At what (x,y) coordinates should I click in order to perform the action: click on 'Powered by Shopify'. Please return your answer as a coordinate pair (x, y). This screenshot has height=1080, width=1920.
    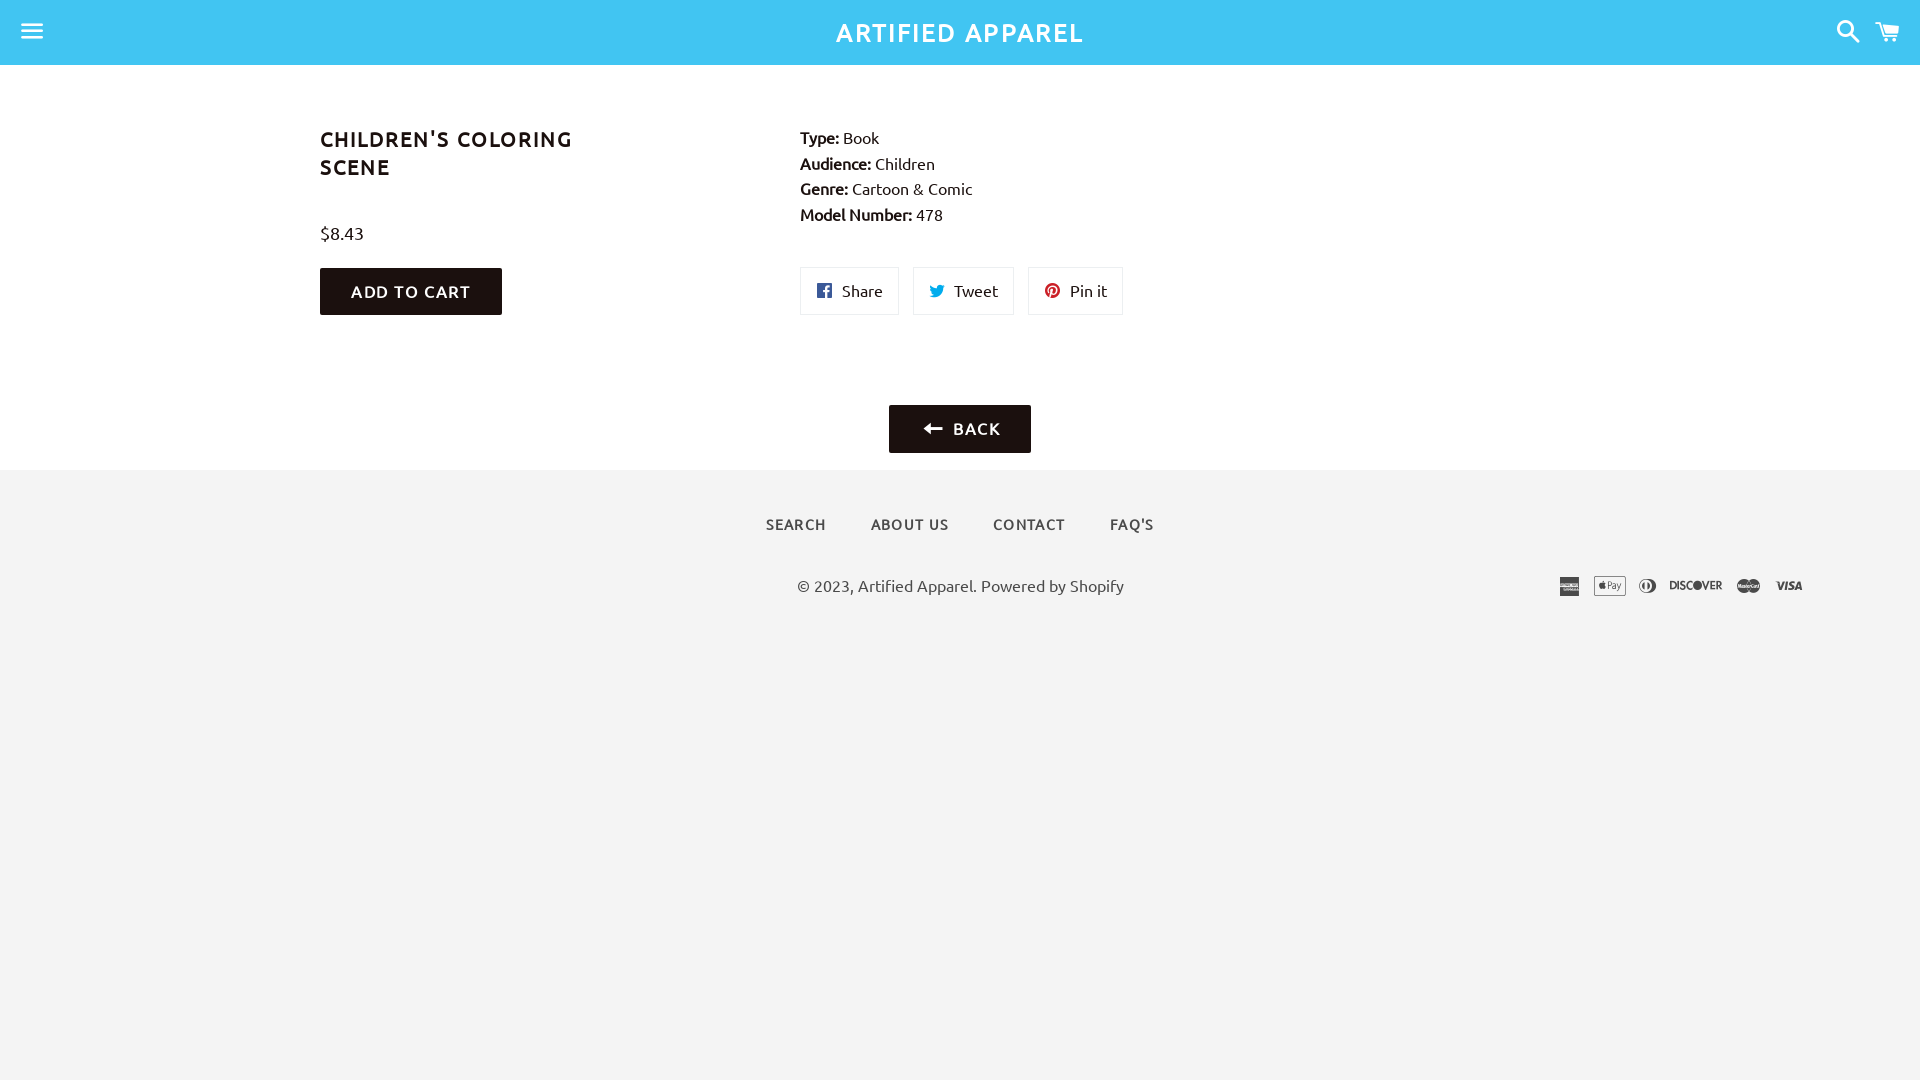
    Looking at the image, I should click on (1050, 585).